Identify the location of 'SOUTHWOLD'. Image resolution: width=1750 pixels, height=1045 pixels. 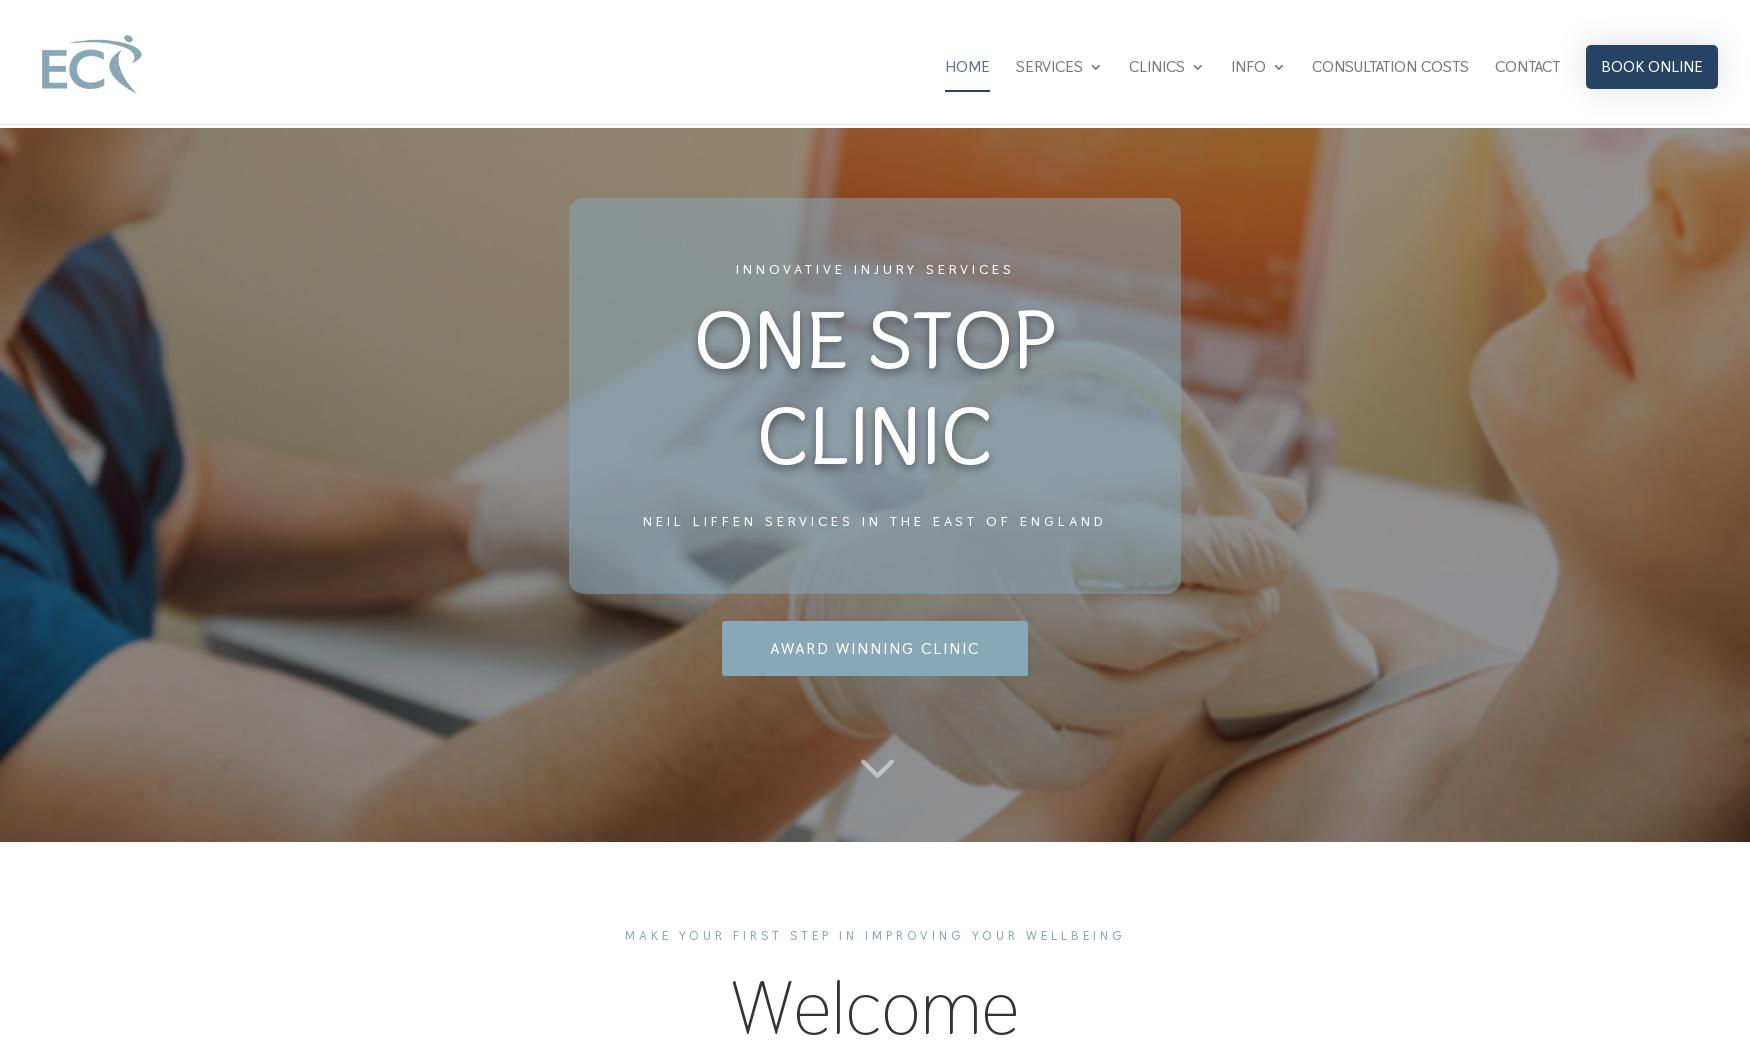
(1168, 250).